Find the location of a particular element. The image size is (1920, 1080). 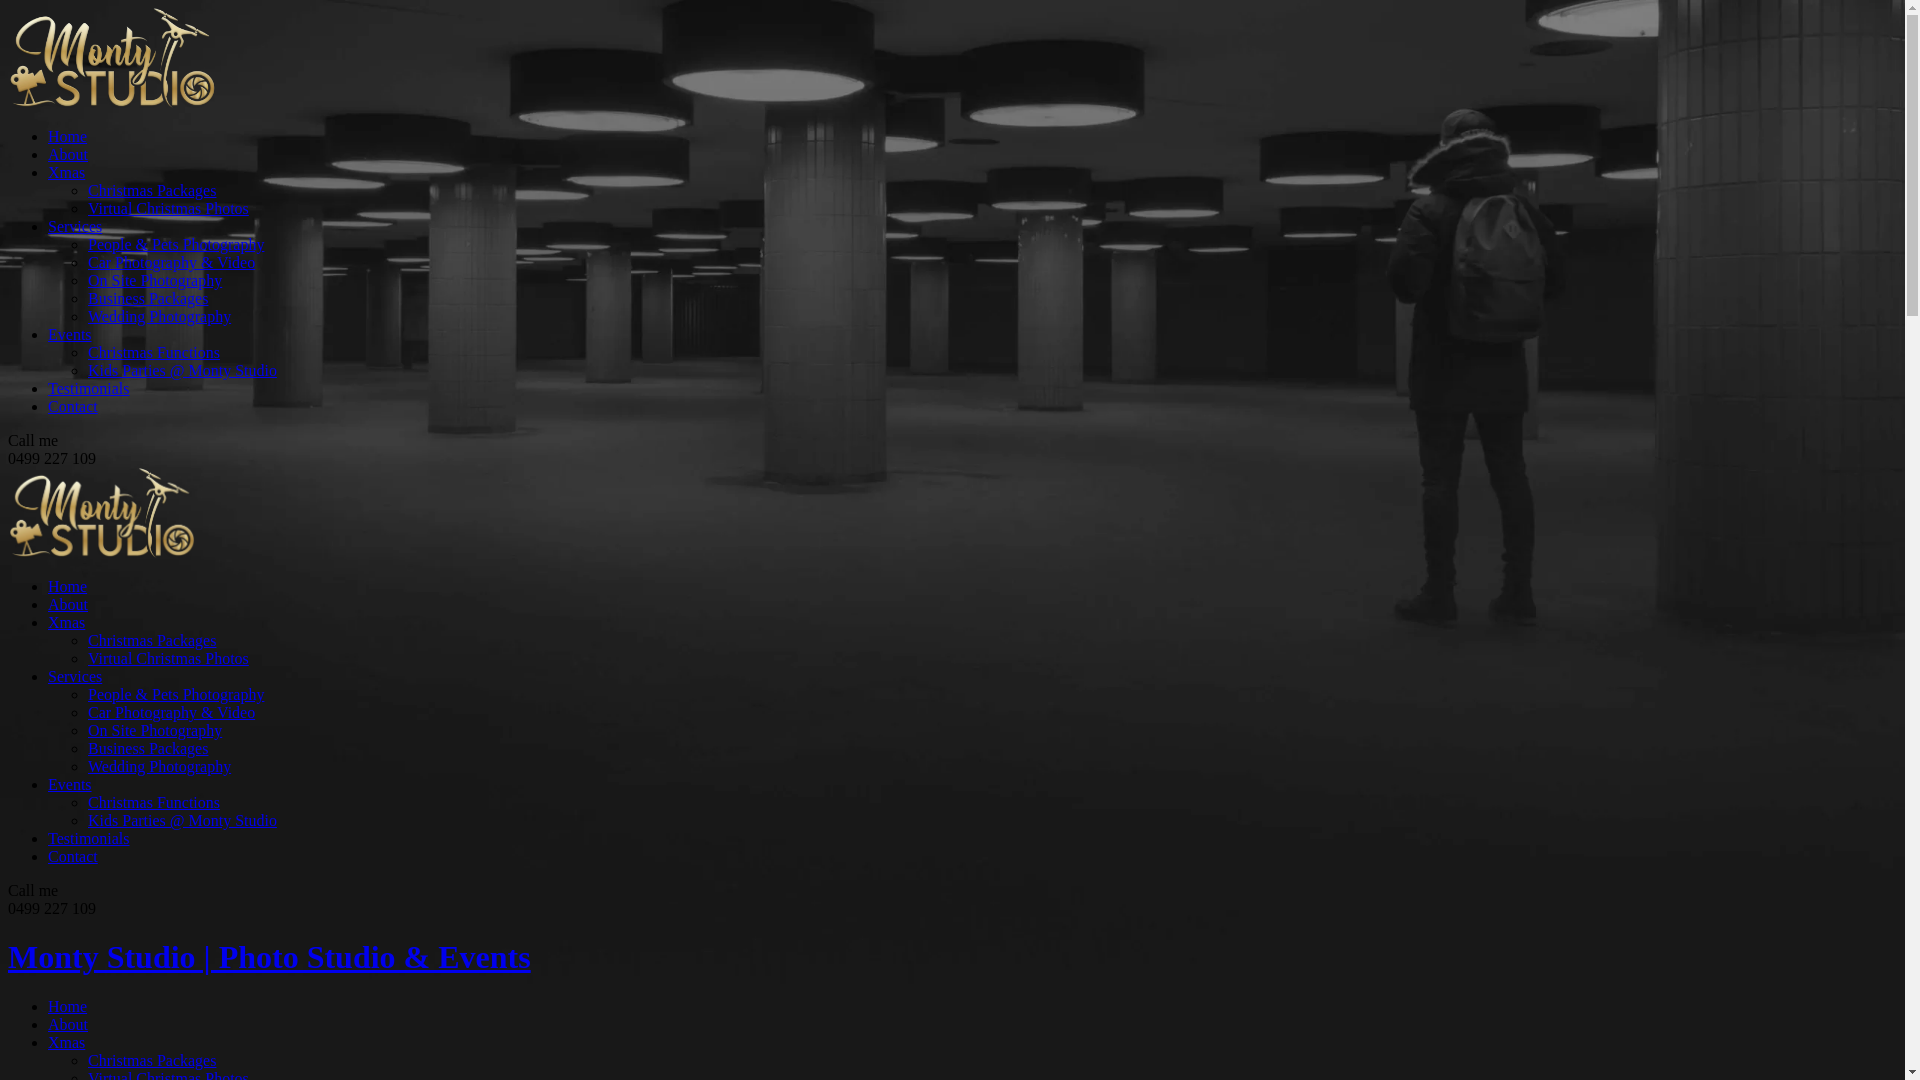

'Business Packages' is located at coordinates (86, 748).